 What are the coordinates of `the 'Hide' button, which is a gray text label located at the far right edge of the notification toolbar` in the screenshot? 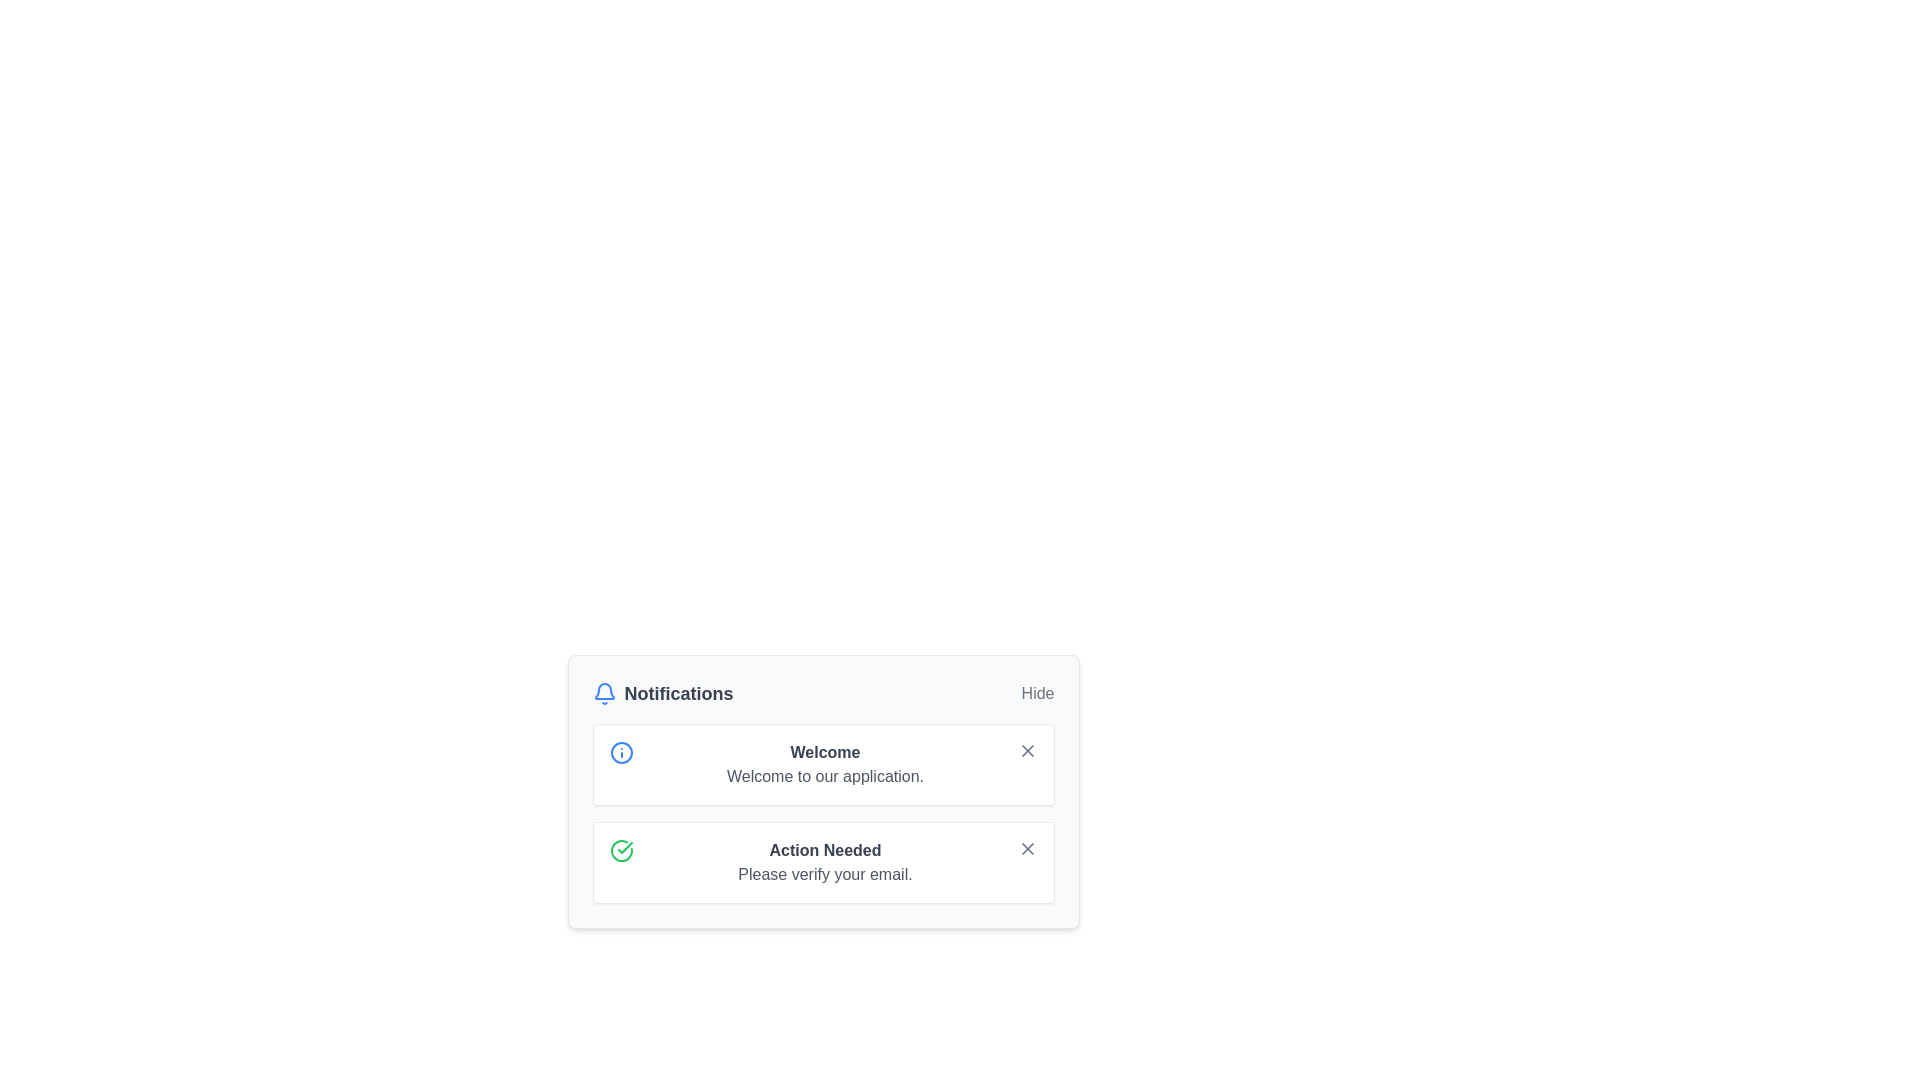 It's located at (1038, 693).